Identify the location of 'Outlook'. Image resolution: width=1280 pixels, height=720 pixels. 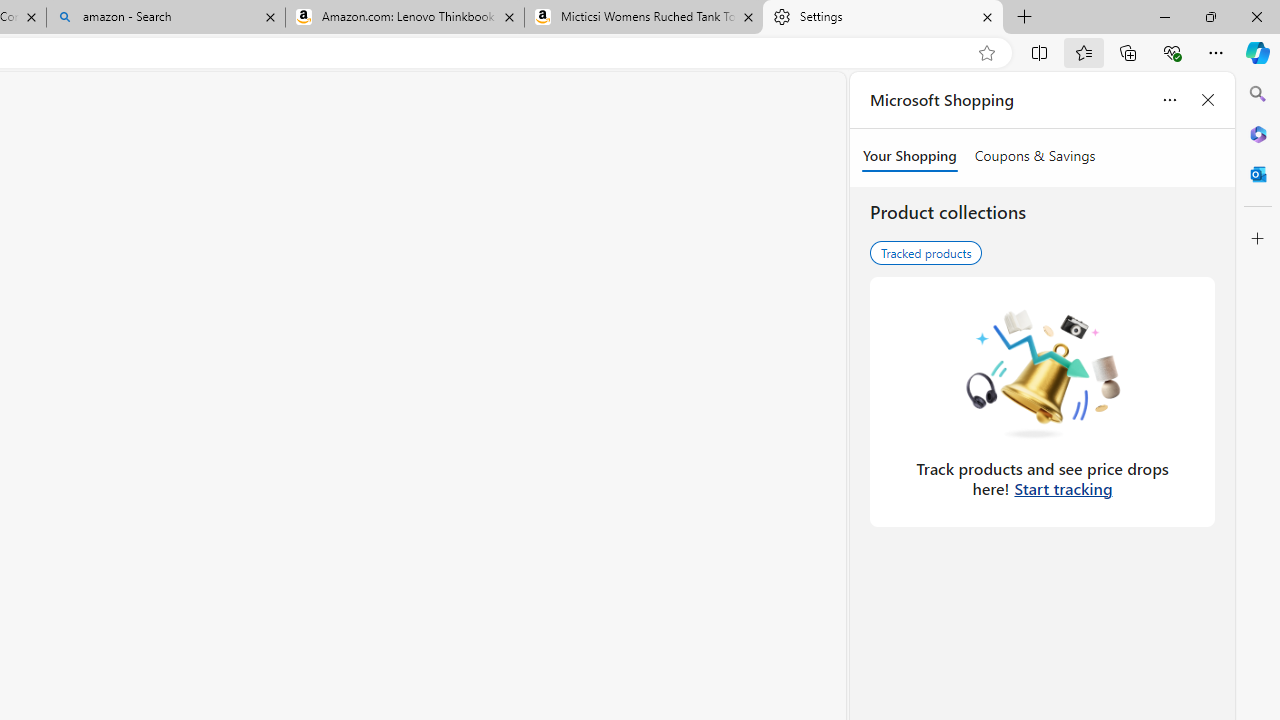
(1257, 173).